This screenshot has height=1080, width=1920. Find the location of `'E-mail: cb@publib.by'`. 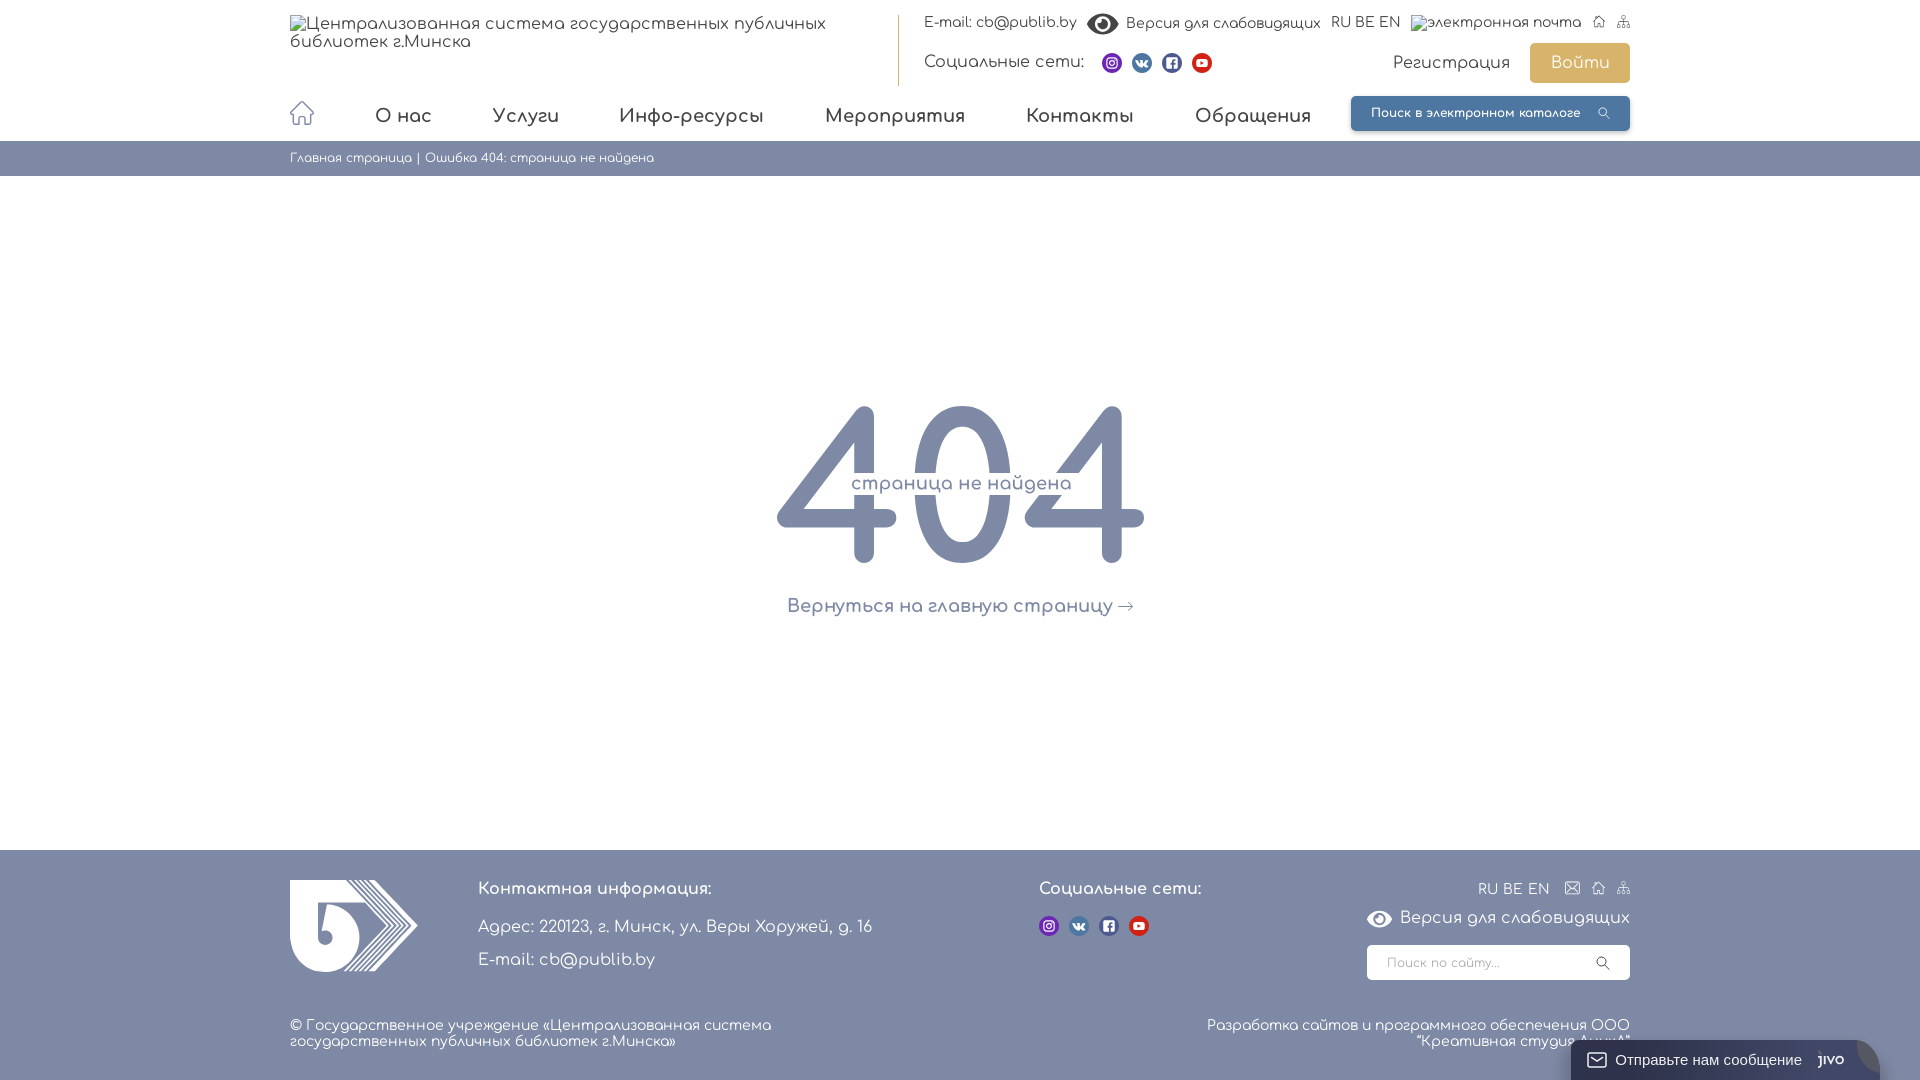

'E-mail: cb@publib.by' is located at coordinates (1000, 23).